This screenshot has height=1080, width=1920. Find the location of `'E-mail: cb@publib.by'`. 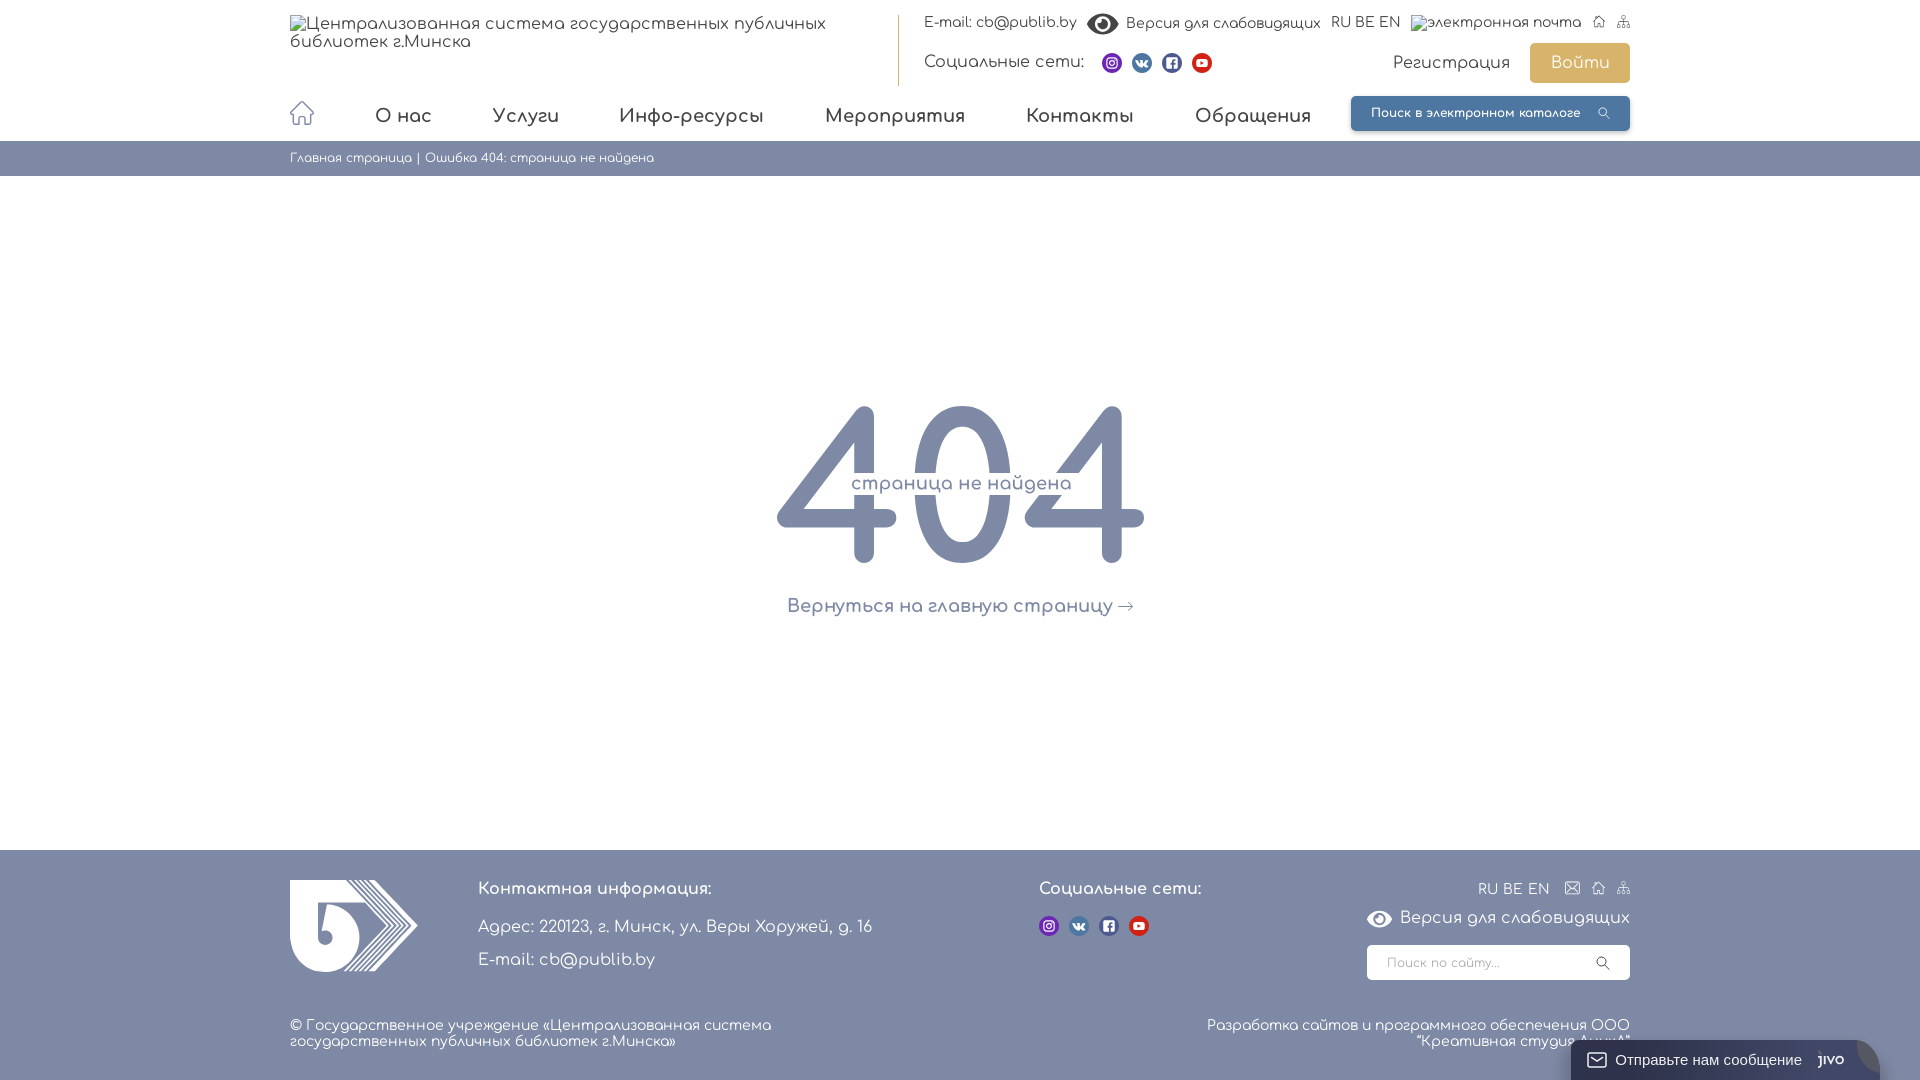

'E-mail: cb@publib.by' is located at coordinates (1000, 23).